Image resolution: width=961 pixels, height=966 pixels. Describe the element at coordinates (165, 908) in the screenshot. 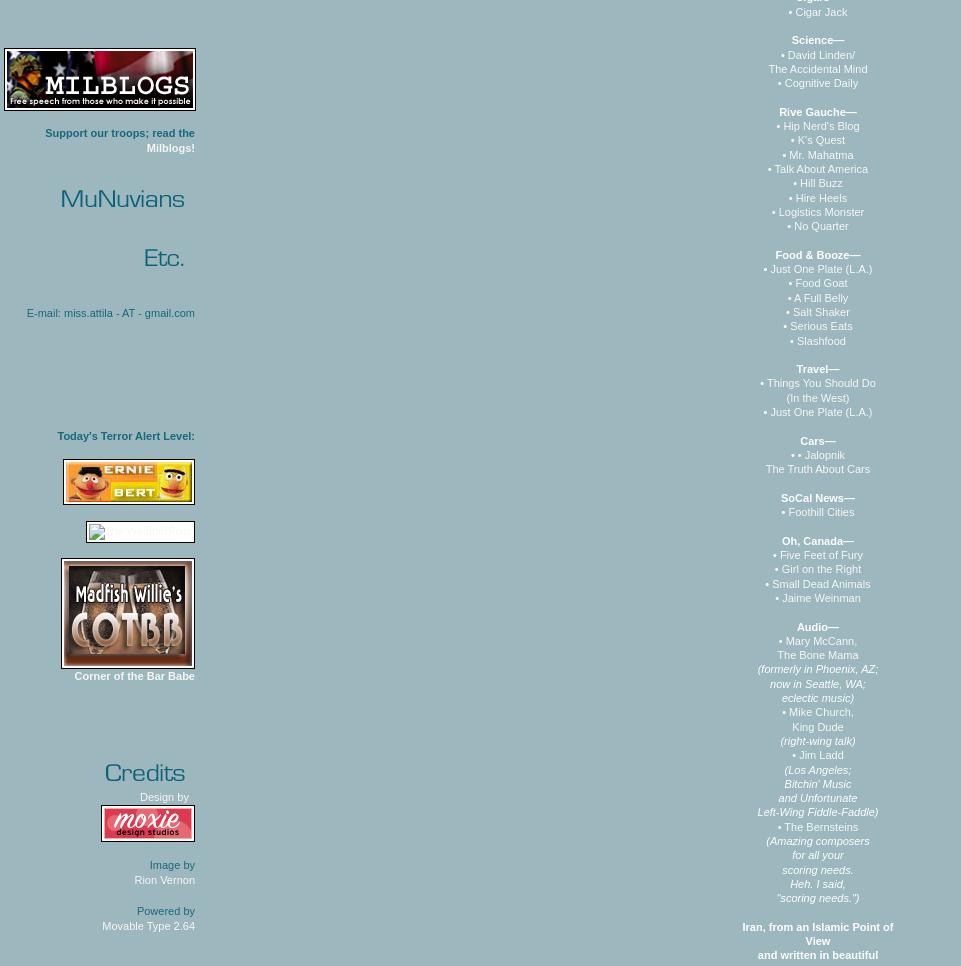

I see `'Powered by'` at that location.